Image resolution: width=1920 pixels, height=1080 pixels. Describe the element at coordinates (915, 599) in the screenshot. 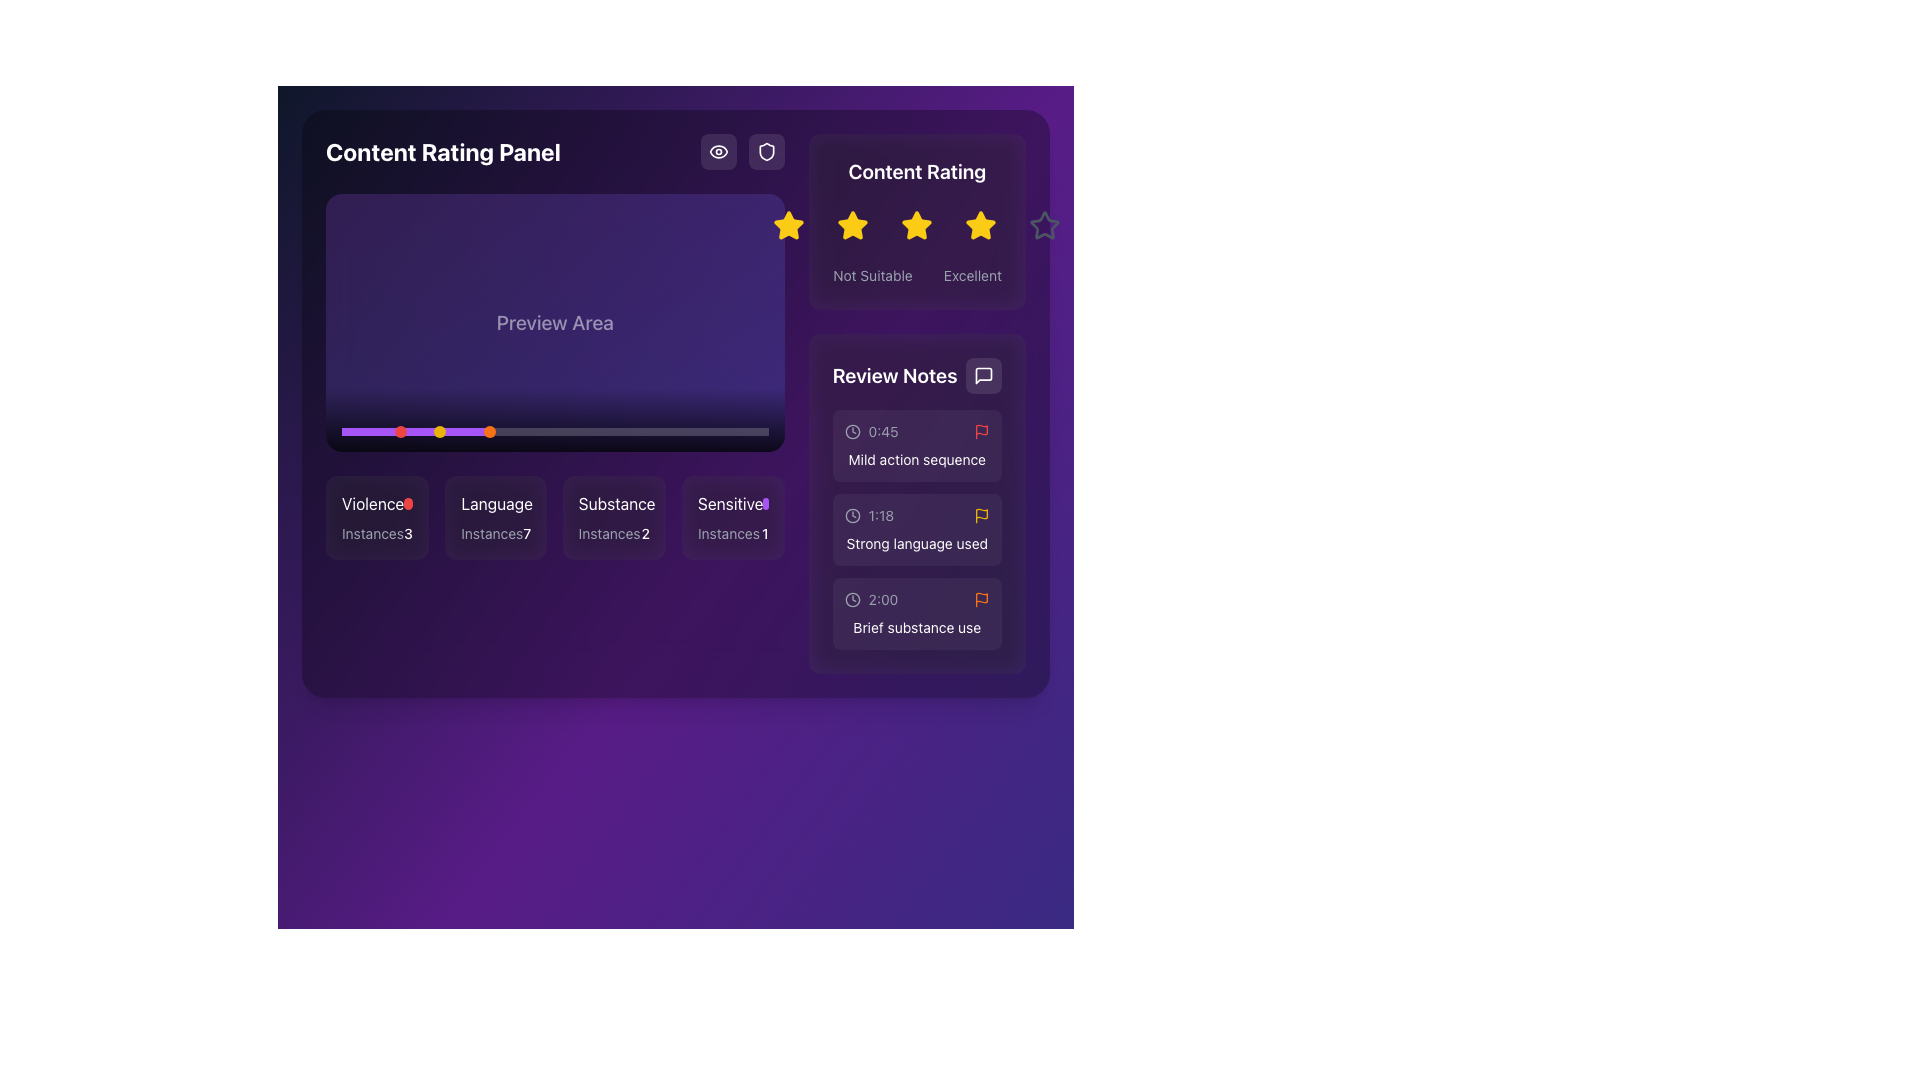

I see `the third compact card item displaying the timestamp '2:00' and contextual icons` at that location.